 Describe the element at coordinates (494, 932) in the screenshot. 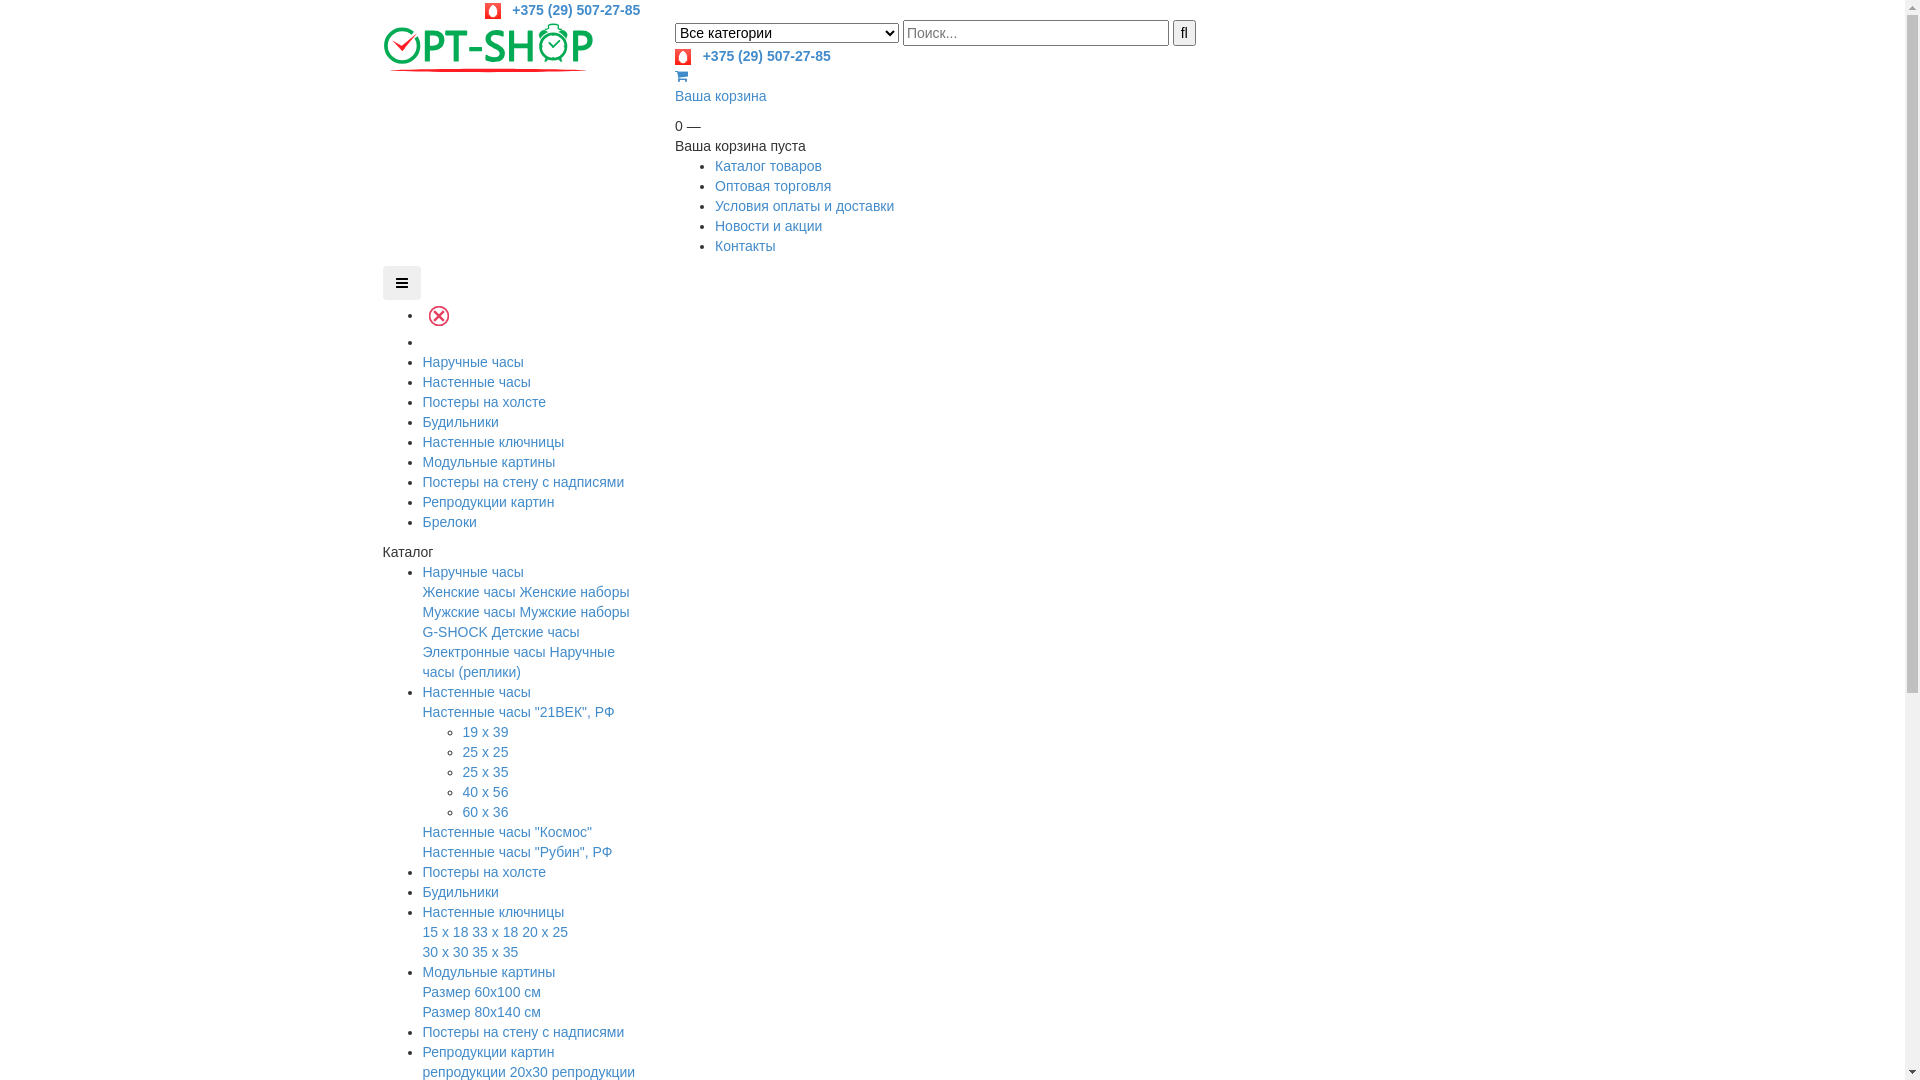

I see `'33 x 18'` at that location.